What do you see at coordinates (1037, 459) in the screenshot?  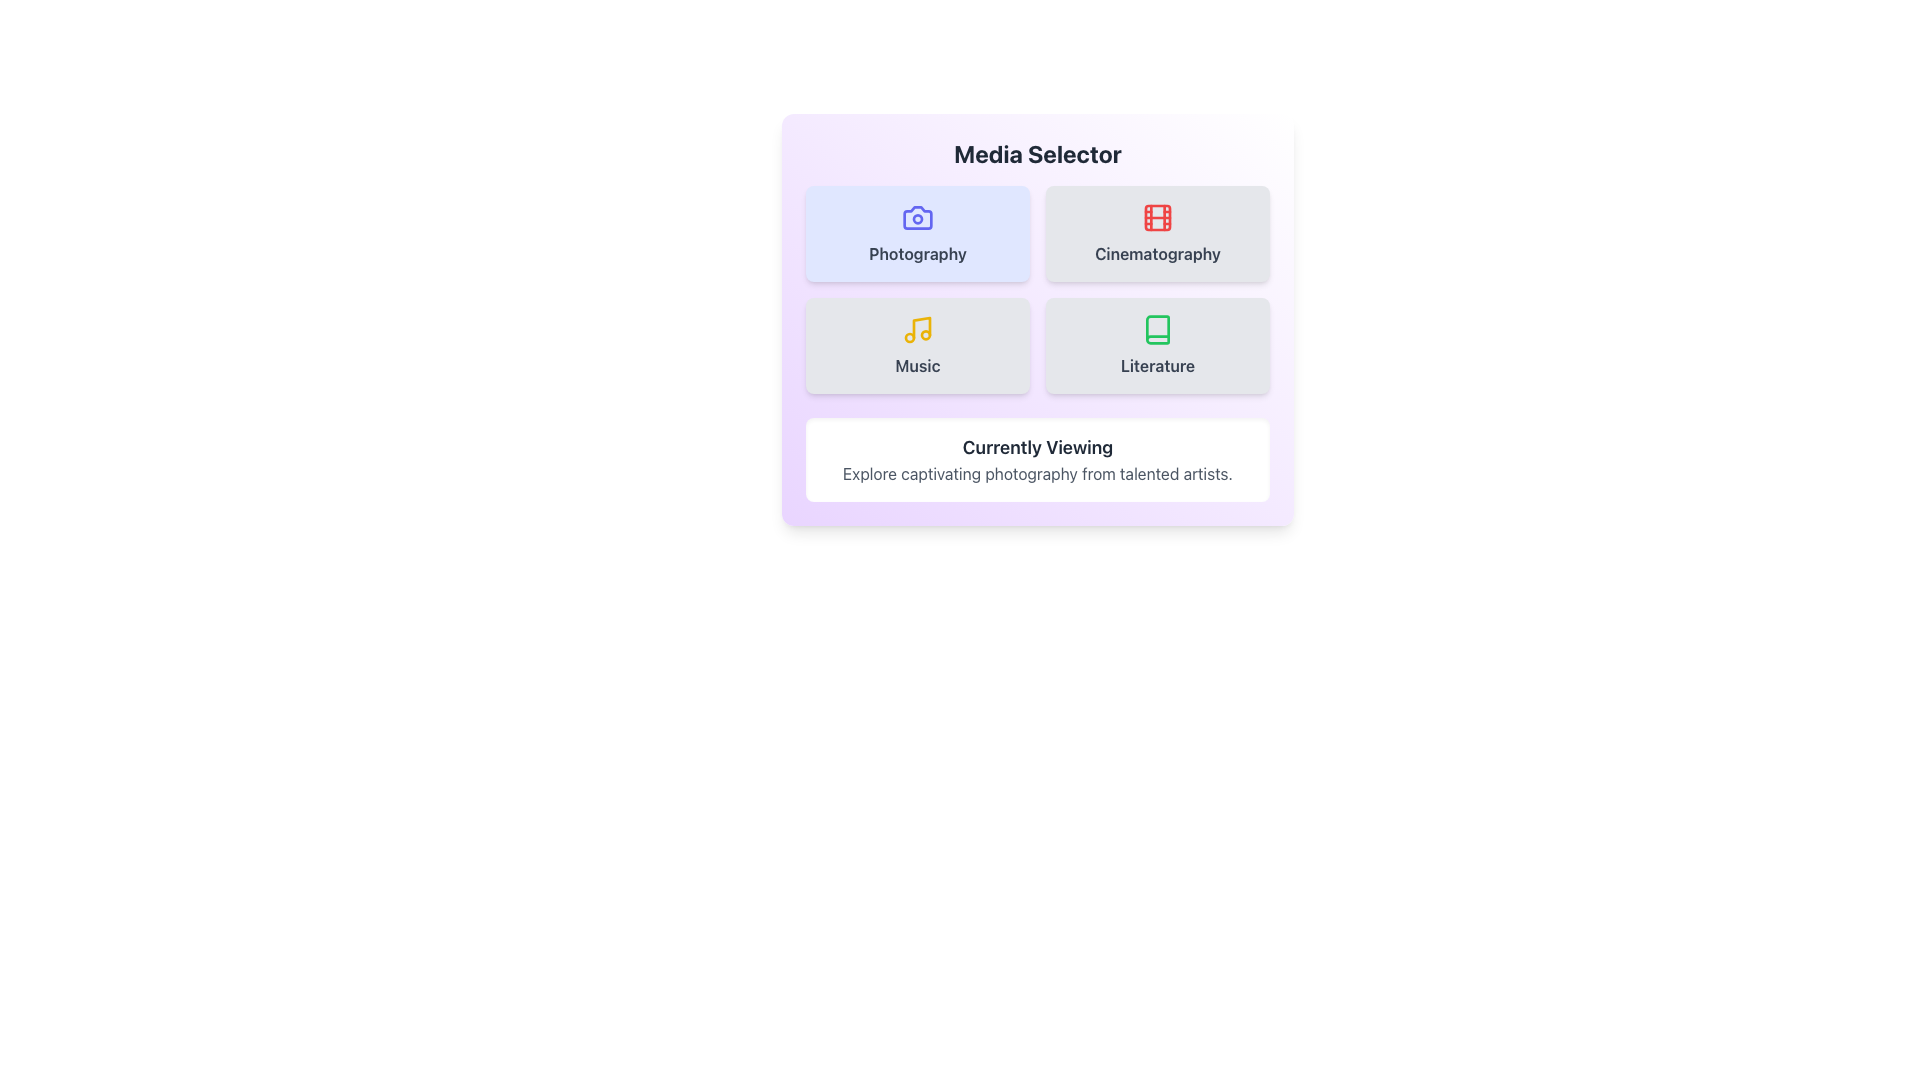 I see `the Informational Text Block located at the bottom section of the Media Selector interface, which shows the currently selected category and its description` at bounding box center [1037, 459].